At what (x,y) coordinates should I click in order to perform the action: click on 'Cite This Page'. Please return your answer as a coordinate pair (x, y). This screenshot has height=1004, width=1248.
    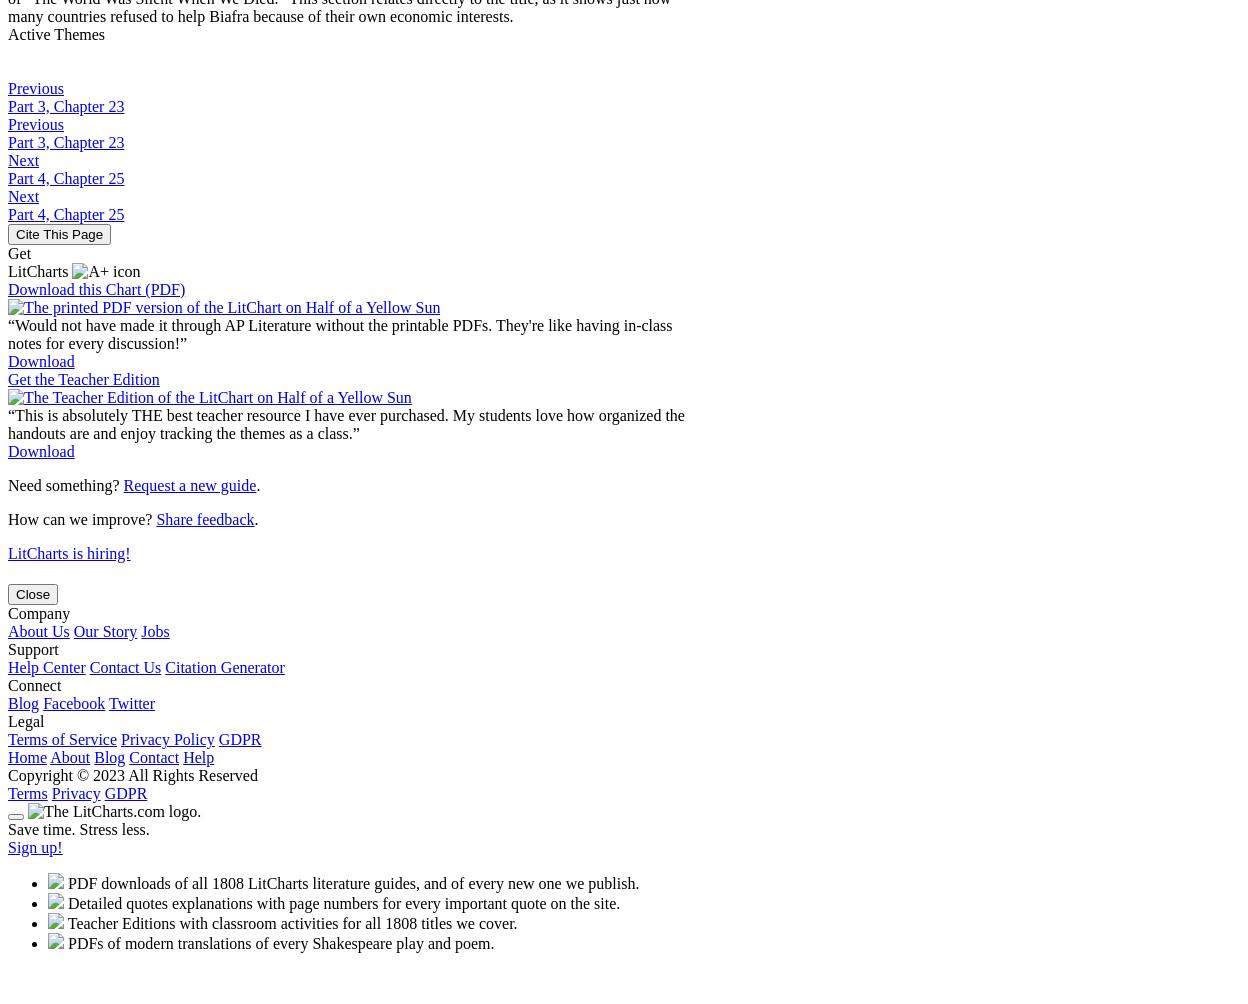
    Looking at the image, I should click on (58, 232).